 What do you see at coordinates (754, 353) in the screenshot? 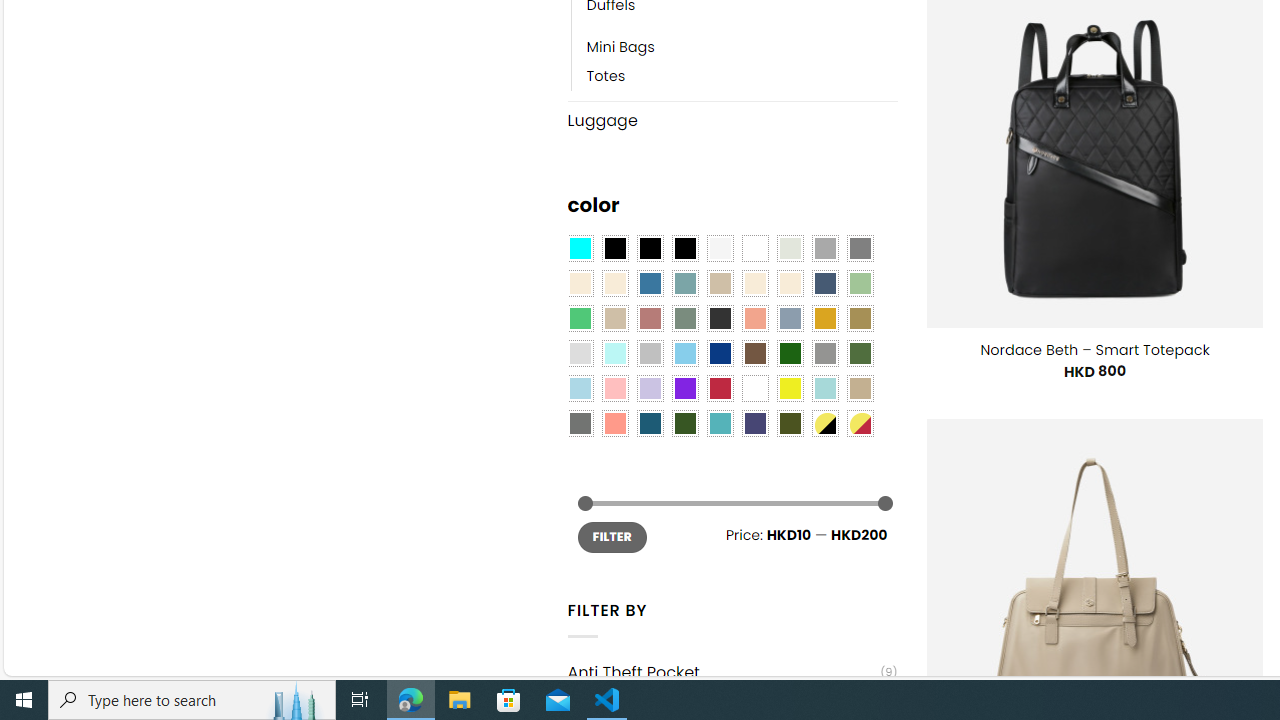
I see `'Brown'` at bounding box center [754, 353].